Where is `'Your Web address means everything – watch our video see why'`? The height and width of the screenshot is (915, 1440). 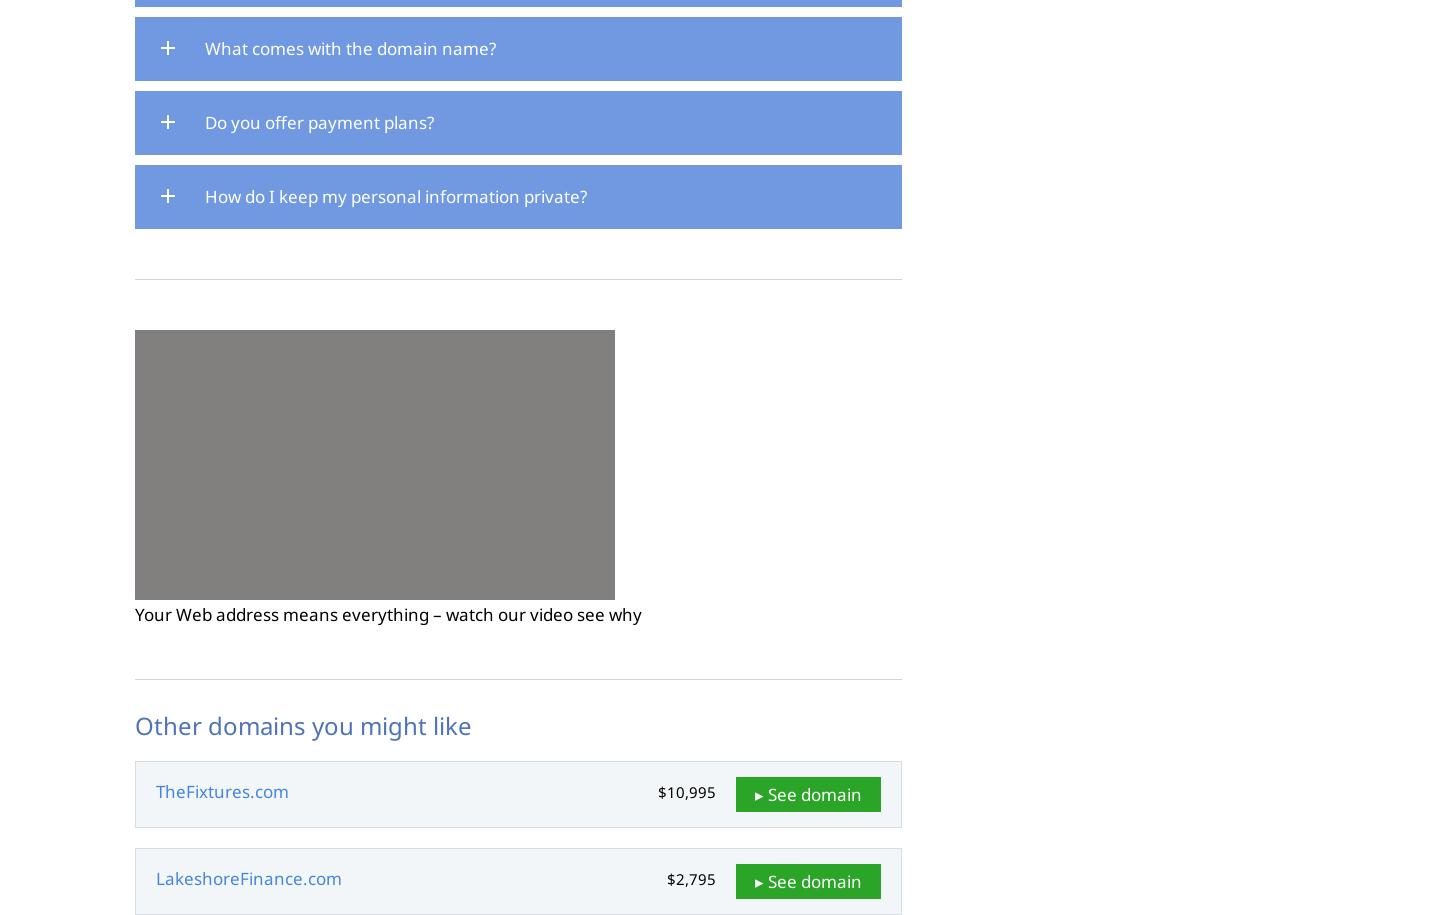 'Your Web address means everything – watch our video see why' is located at coordinates (387, 613).